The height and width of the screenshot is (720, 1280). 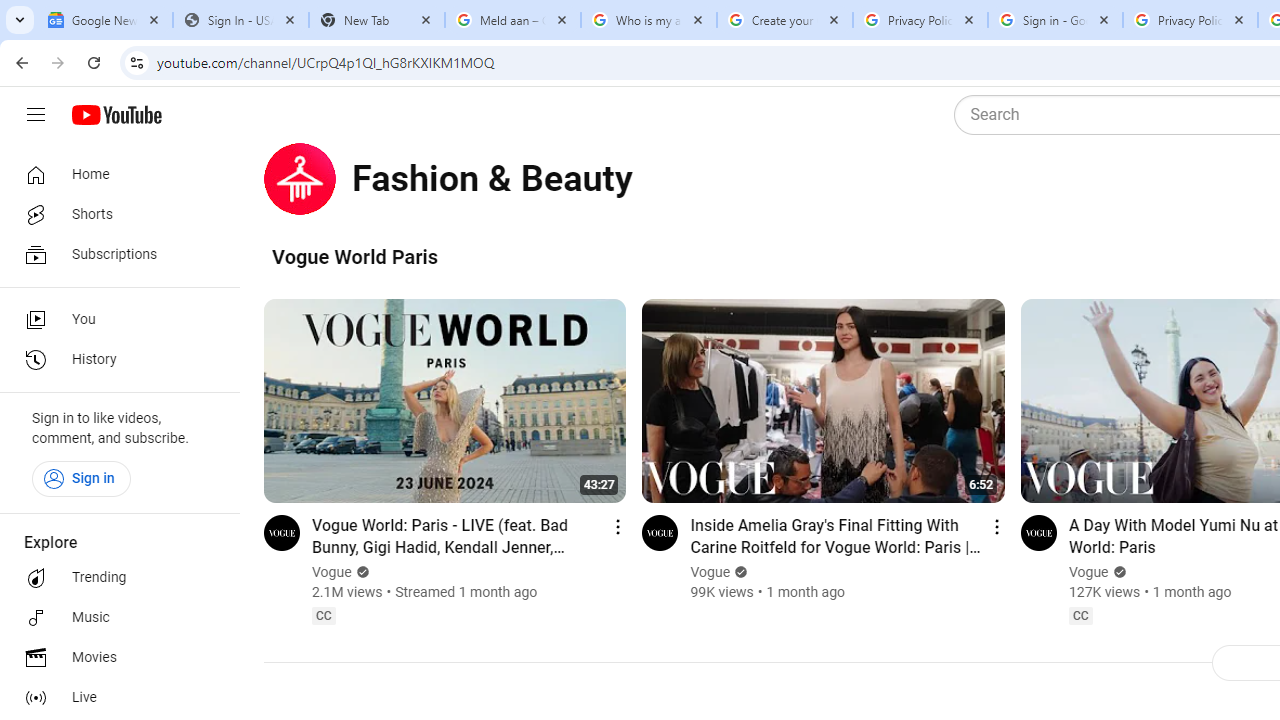 What do you see at coordinates (1054, 20) in the screenshot?
I see `'Sign in - Google Accounts'` at bounding box center [1054, 20].